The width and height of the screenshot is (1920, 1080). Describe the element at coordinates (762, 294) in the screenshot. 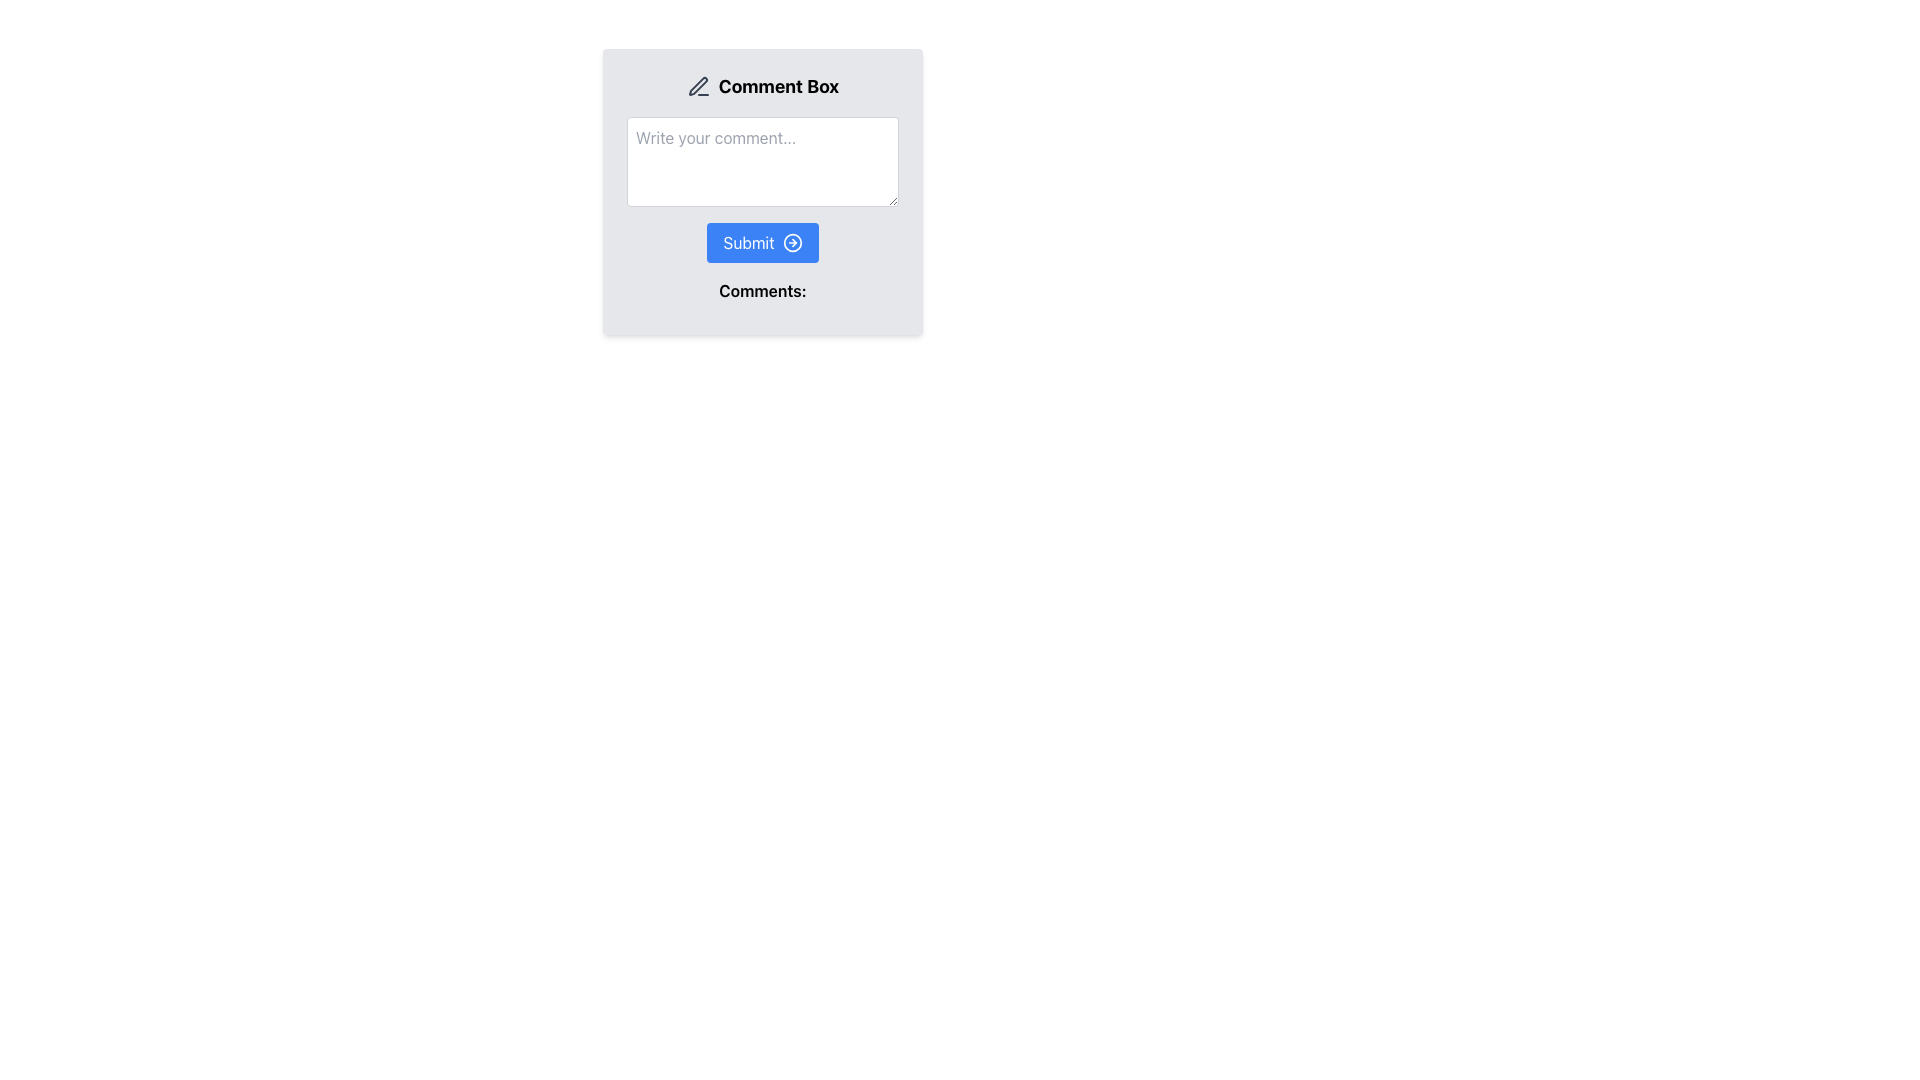

I see `text from the label indicating the section for user comments or feedback located at the bottom margin of the 'Comment Box' interface` at that location.